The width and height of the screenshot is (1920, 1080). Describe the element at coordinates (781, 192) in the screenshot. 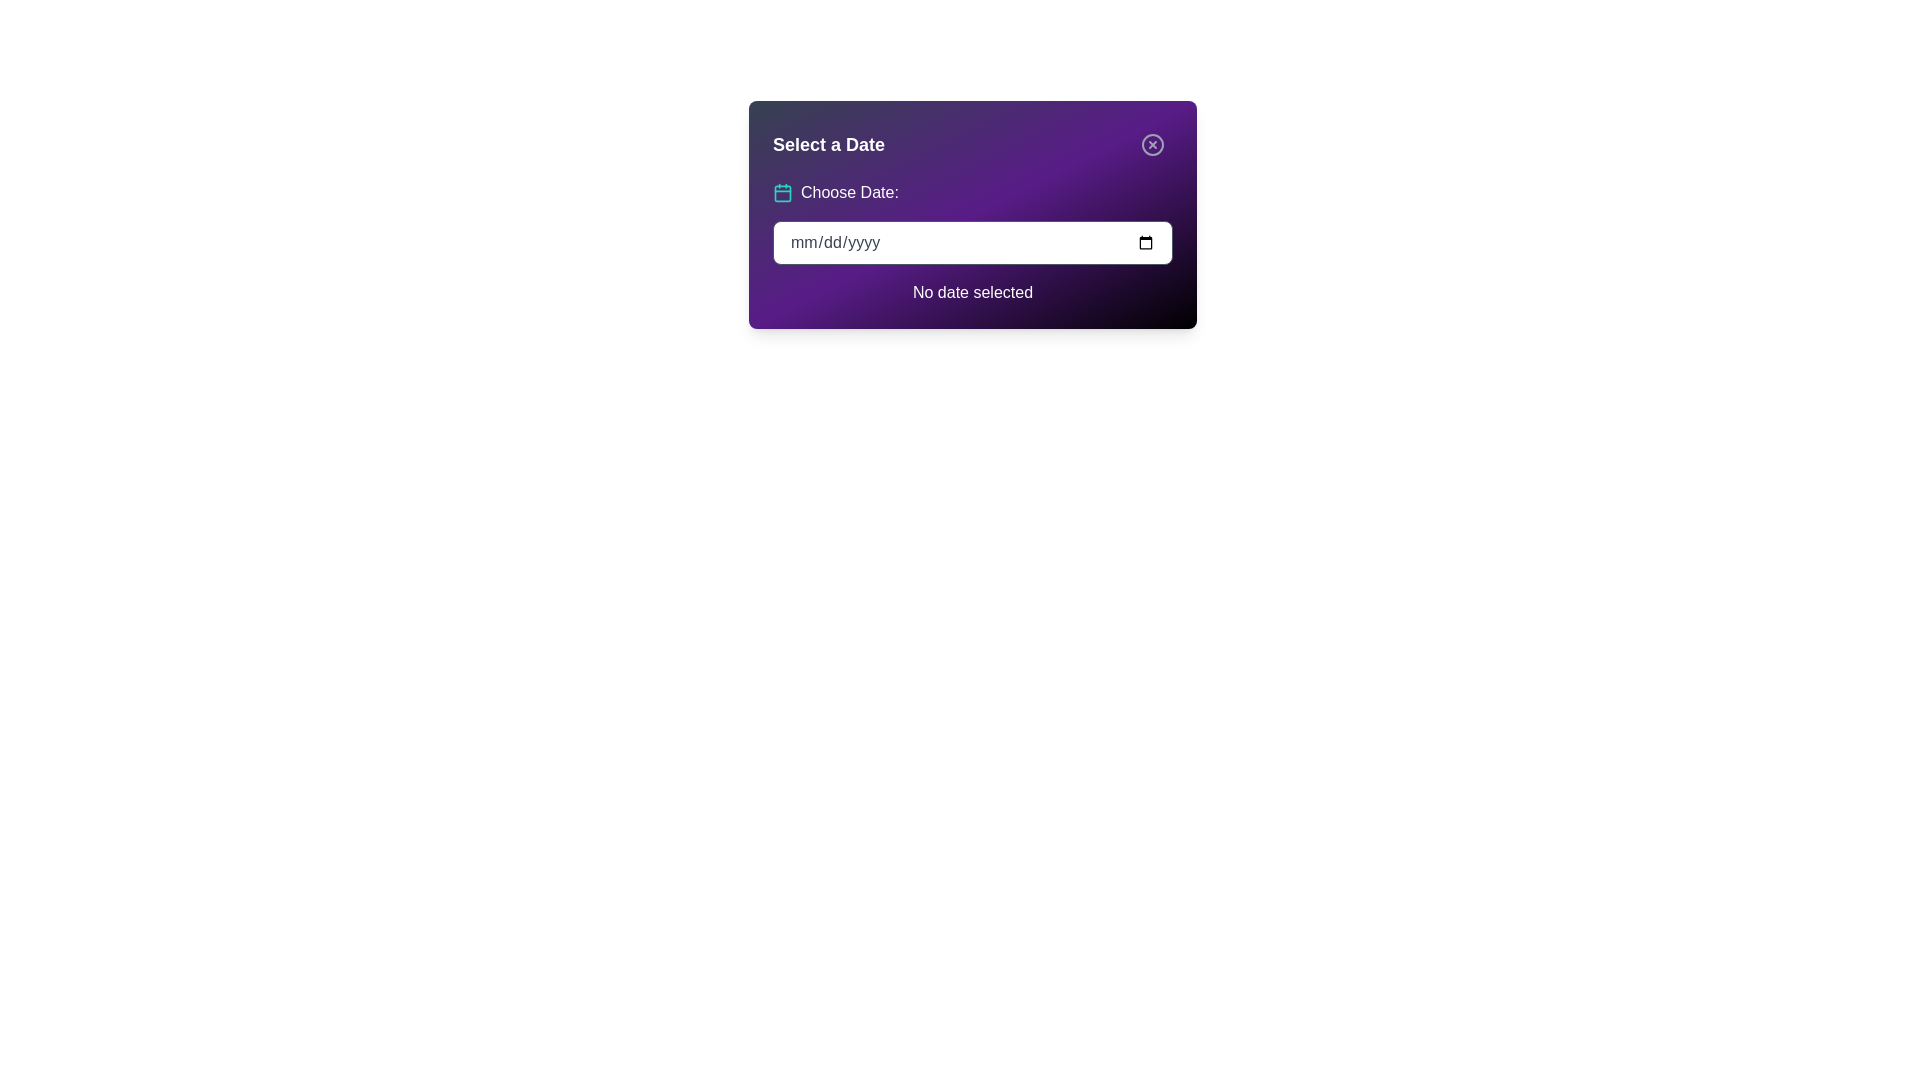

I see `the calendar icon located to the left of the 'Choose Date:' text as a visual reference for date selection functionality` at that location.